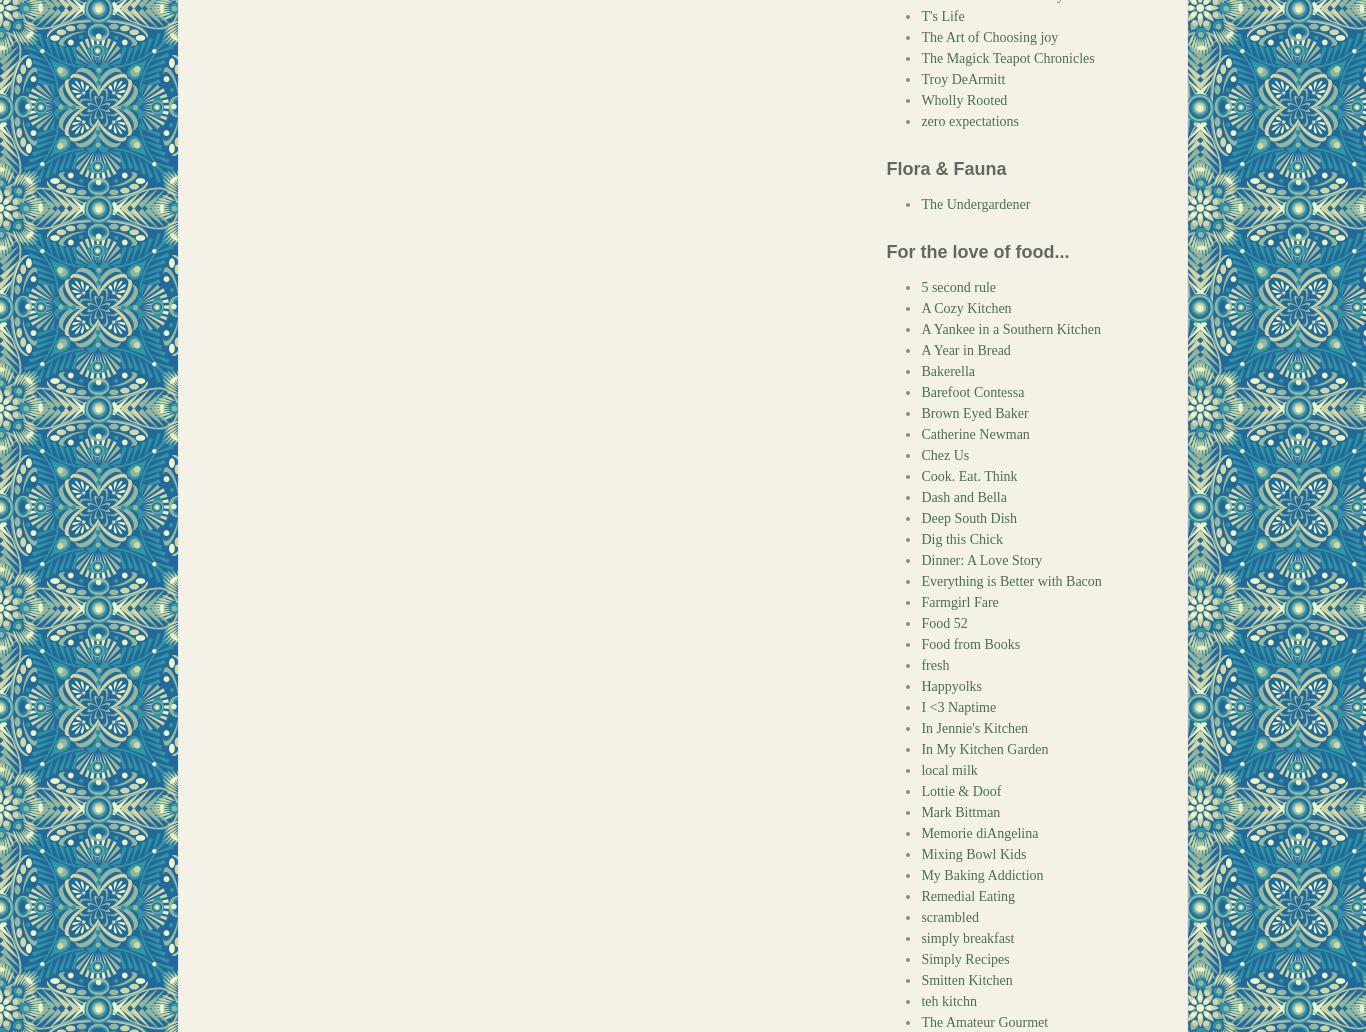 This screenshot has width=1366, height=1032. Describe the element at coordinates (970, 644) in the screenshot. I see `'Food from Books'` at that location.